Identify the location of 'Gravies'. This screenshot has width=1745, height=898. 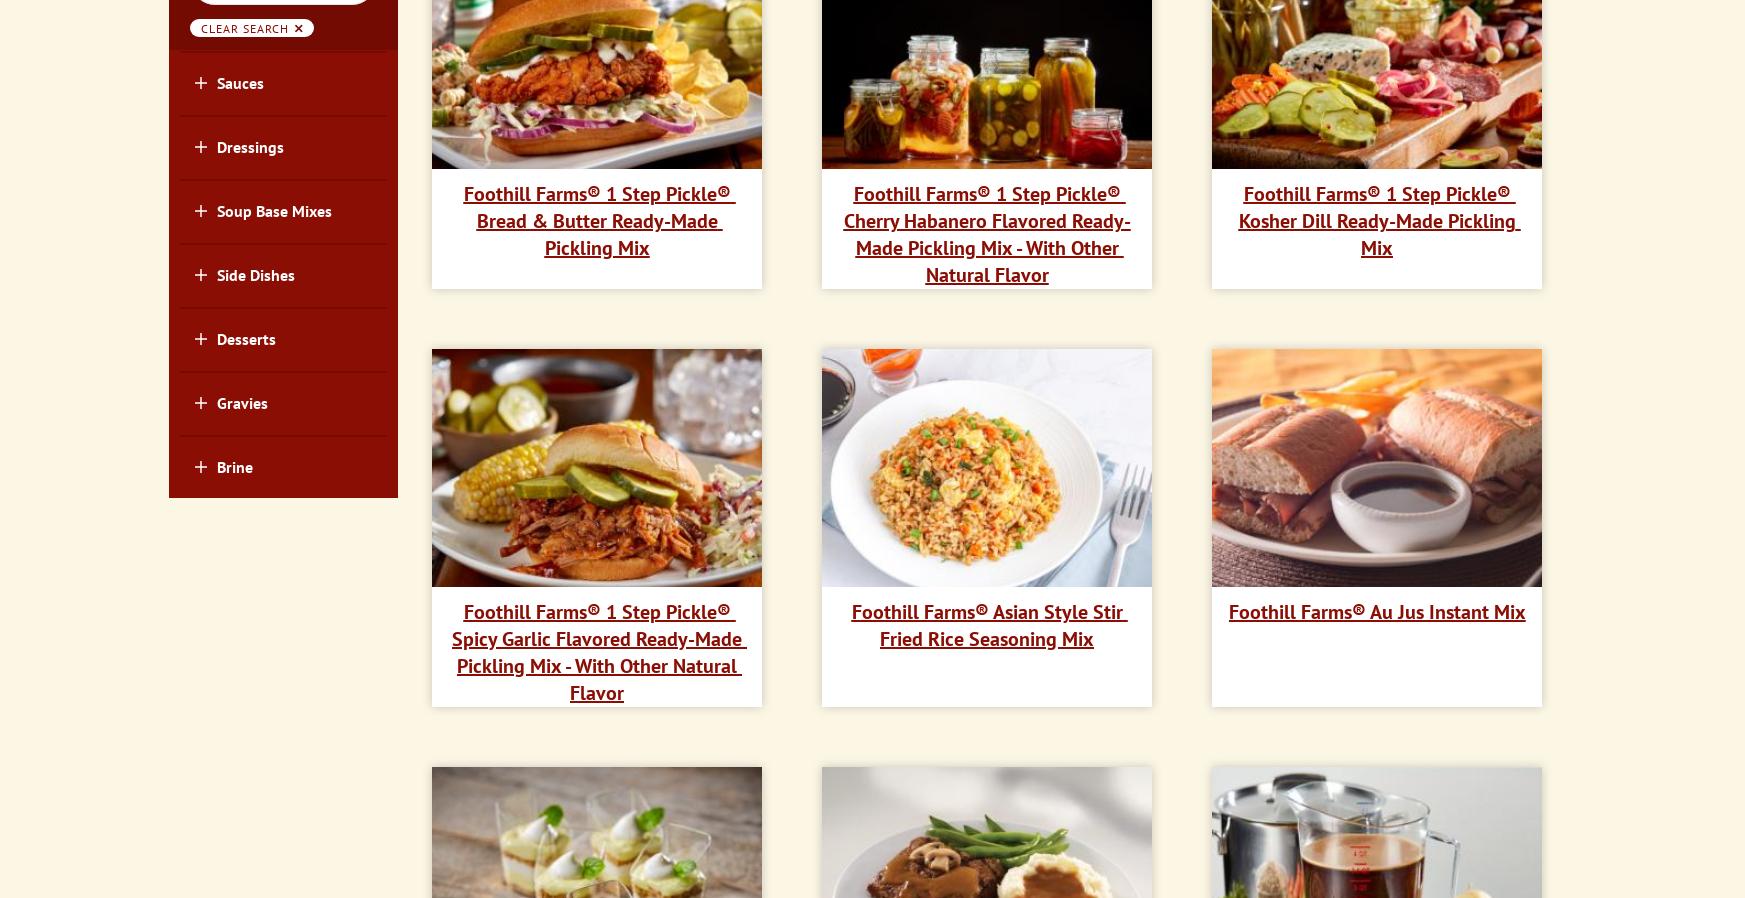
(240, 402).